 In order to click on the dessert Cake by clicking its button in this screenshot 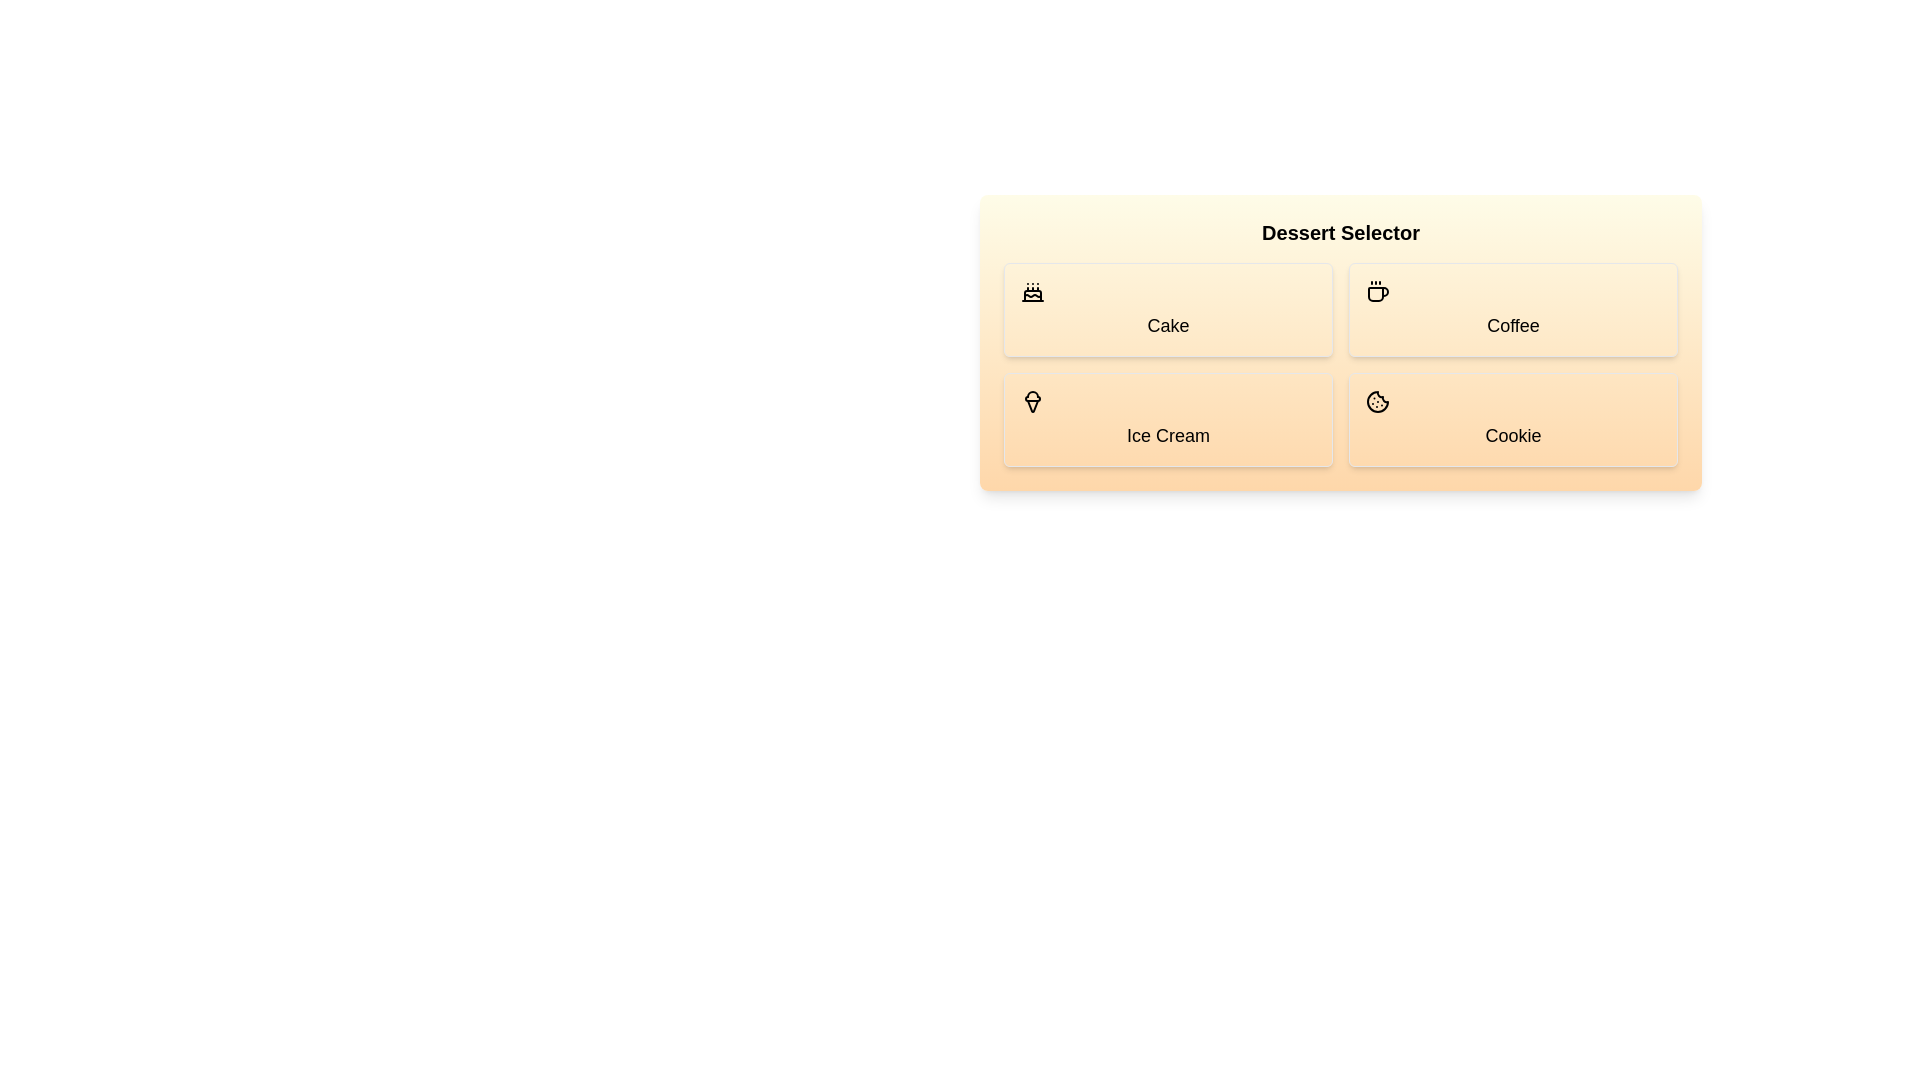, I will do `click(1168, 309)`.